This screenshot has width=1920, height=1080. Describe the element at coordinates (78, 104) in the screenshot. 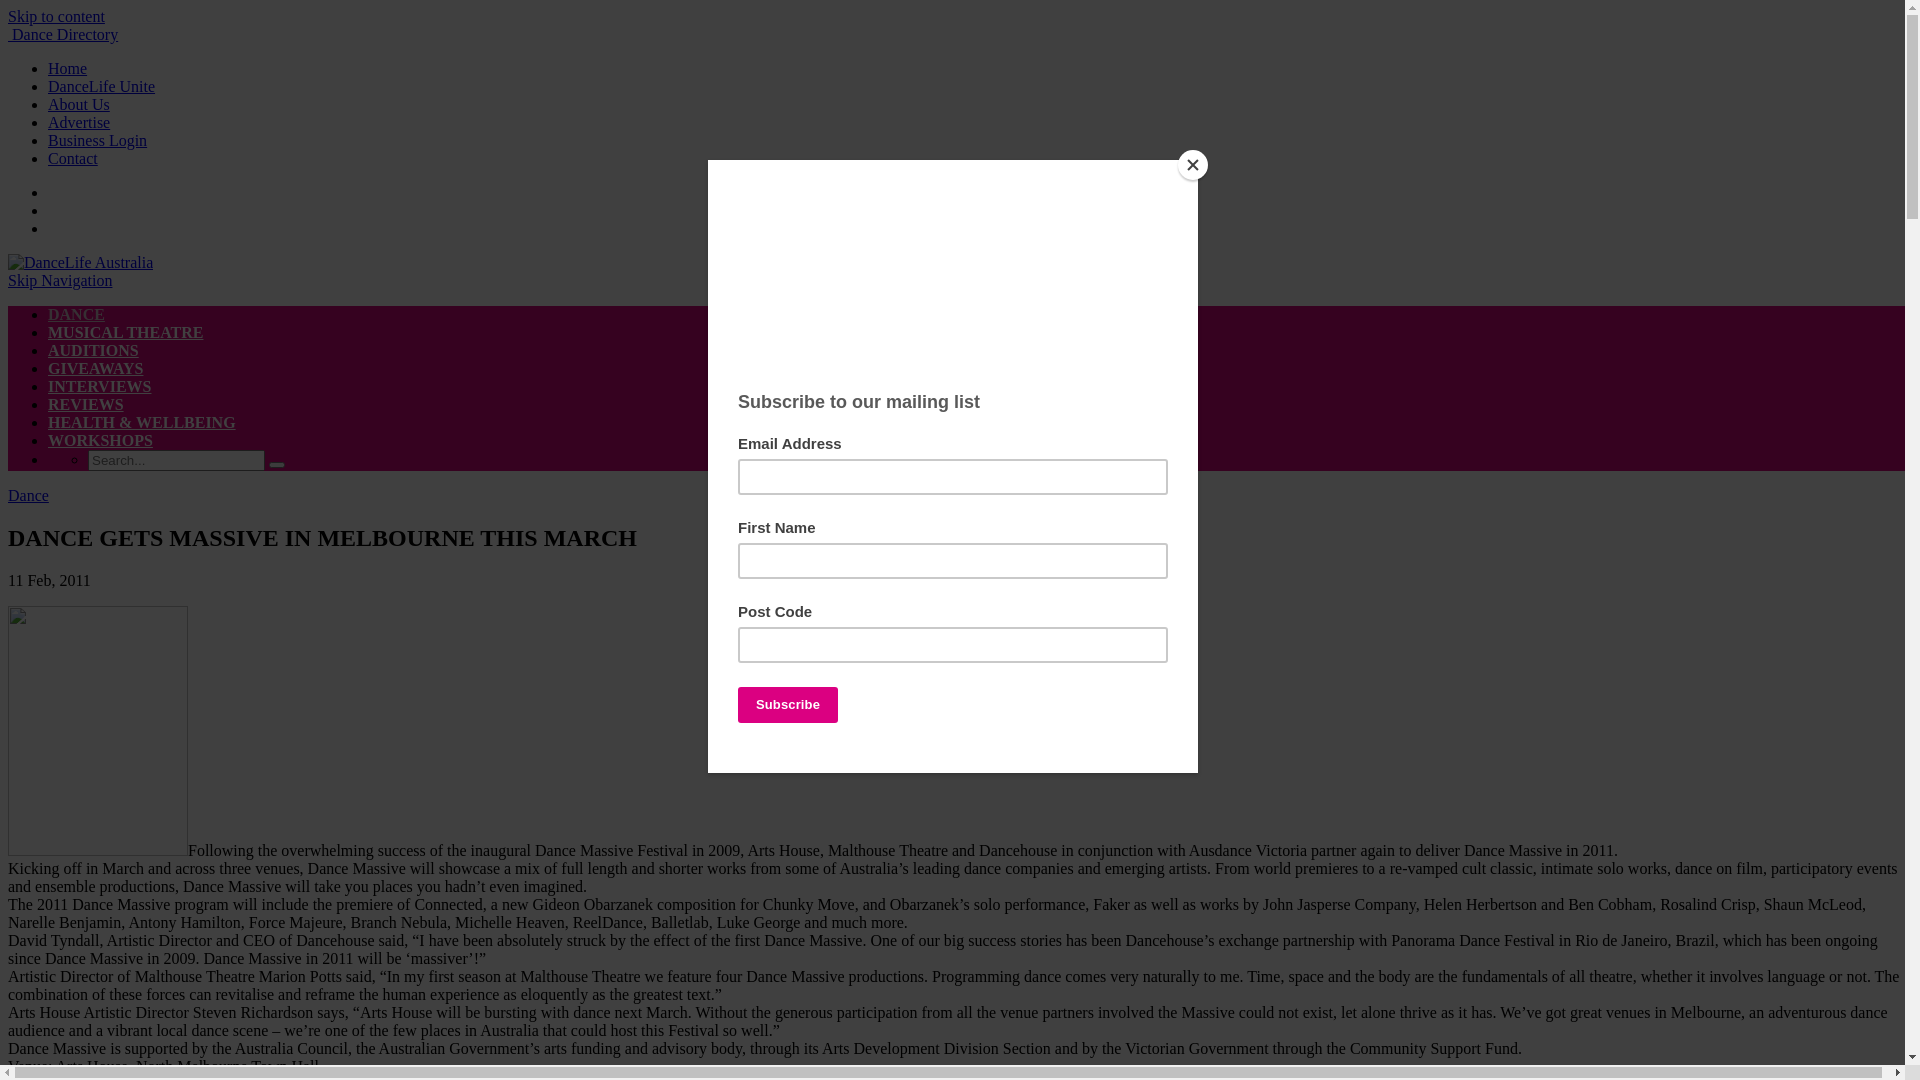

I see `'About Us'` at that location.